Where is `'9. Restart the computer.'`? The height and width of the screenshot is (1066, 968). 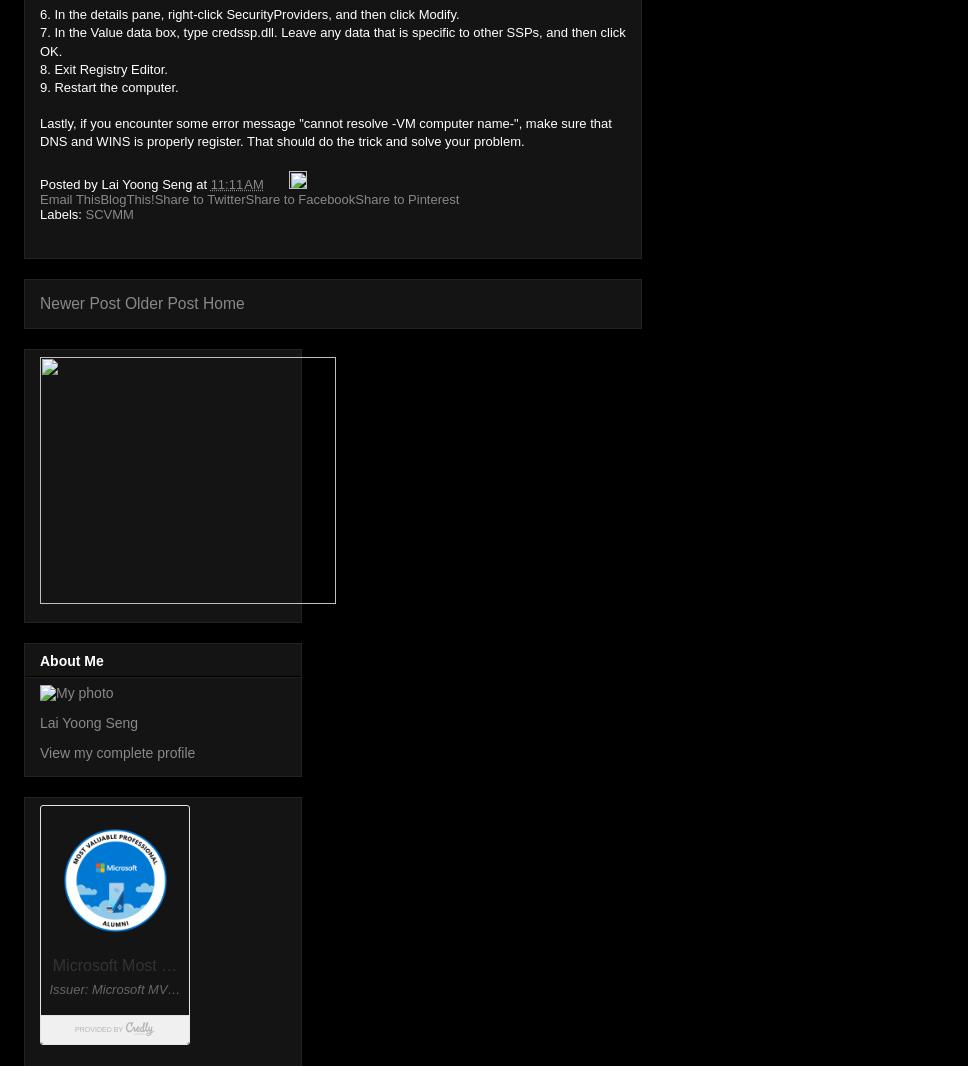 '9. Restart the computer.' is located at coordinates (108, 85).